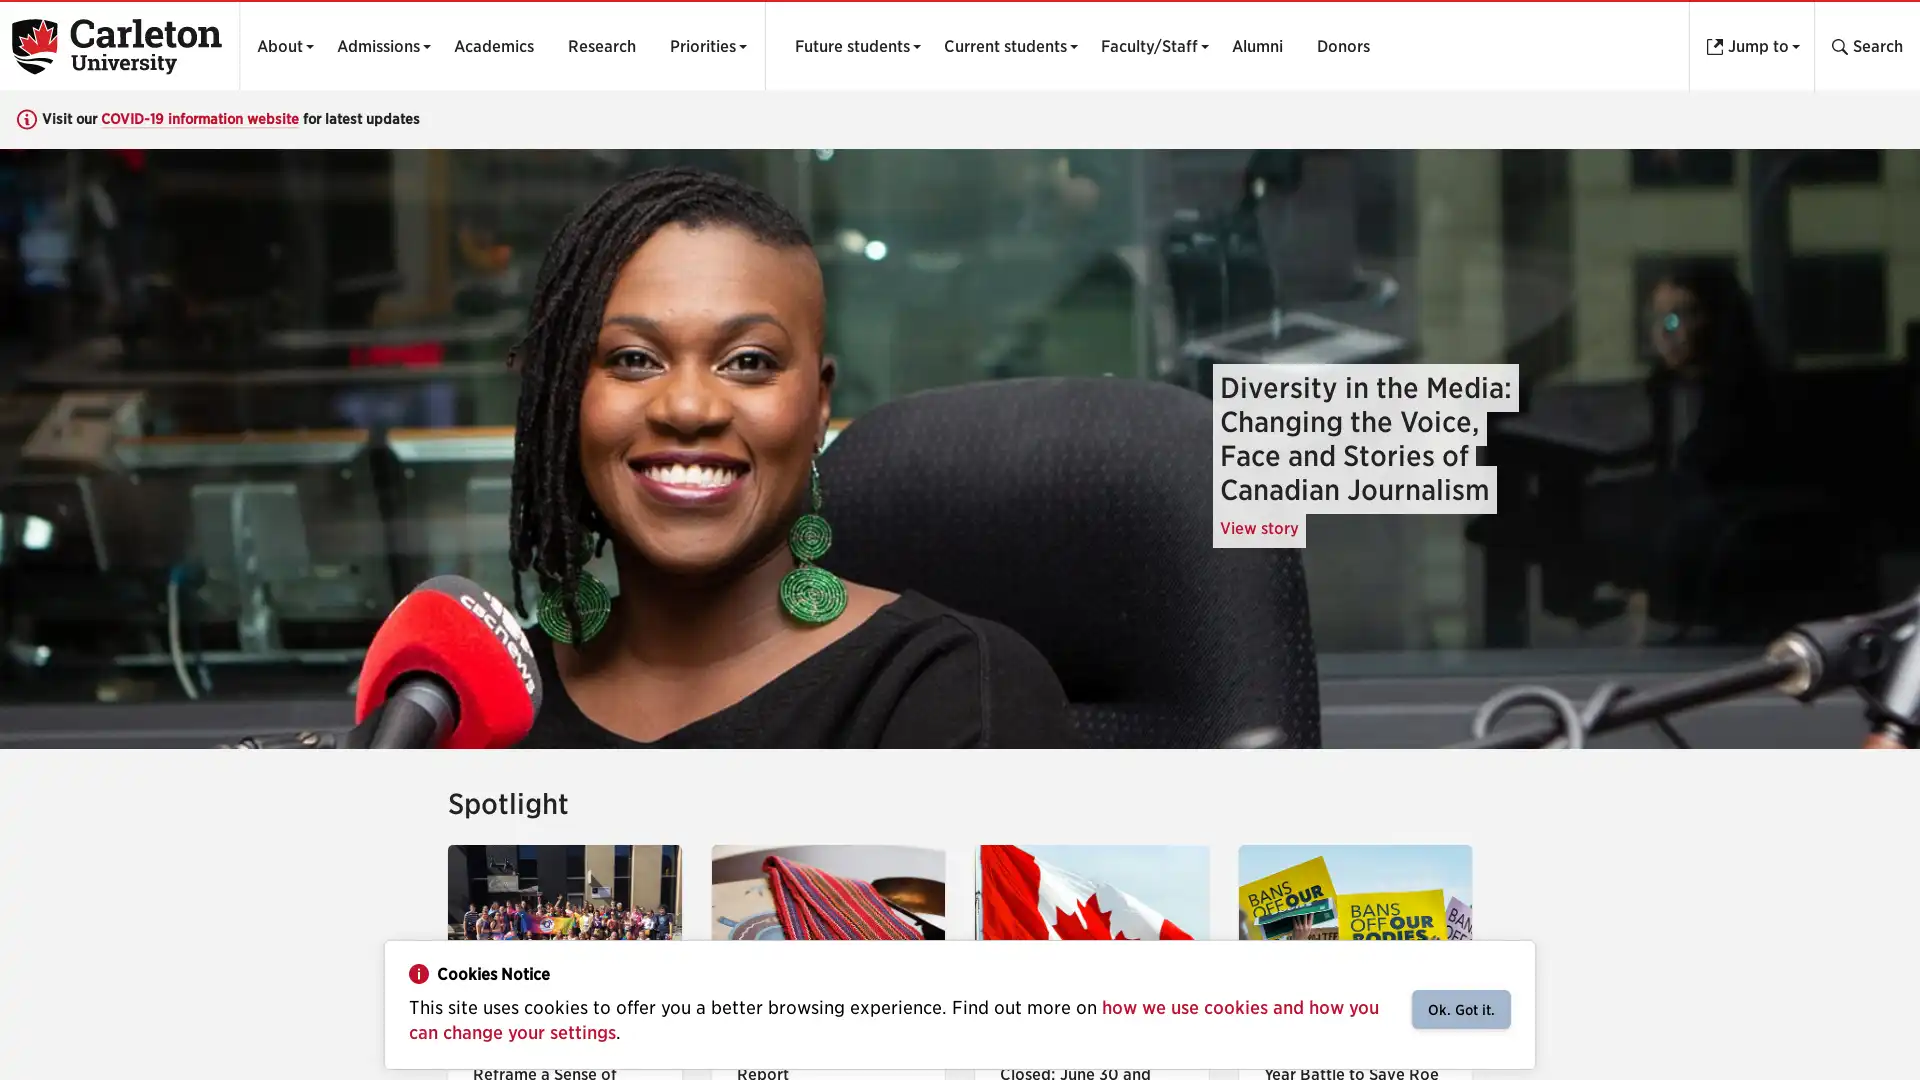  Describe the element at coordinates (378, 45) in the screenshot. I see `Open Menu` at that location.